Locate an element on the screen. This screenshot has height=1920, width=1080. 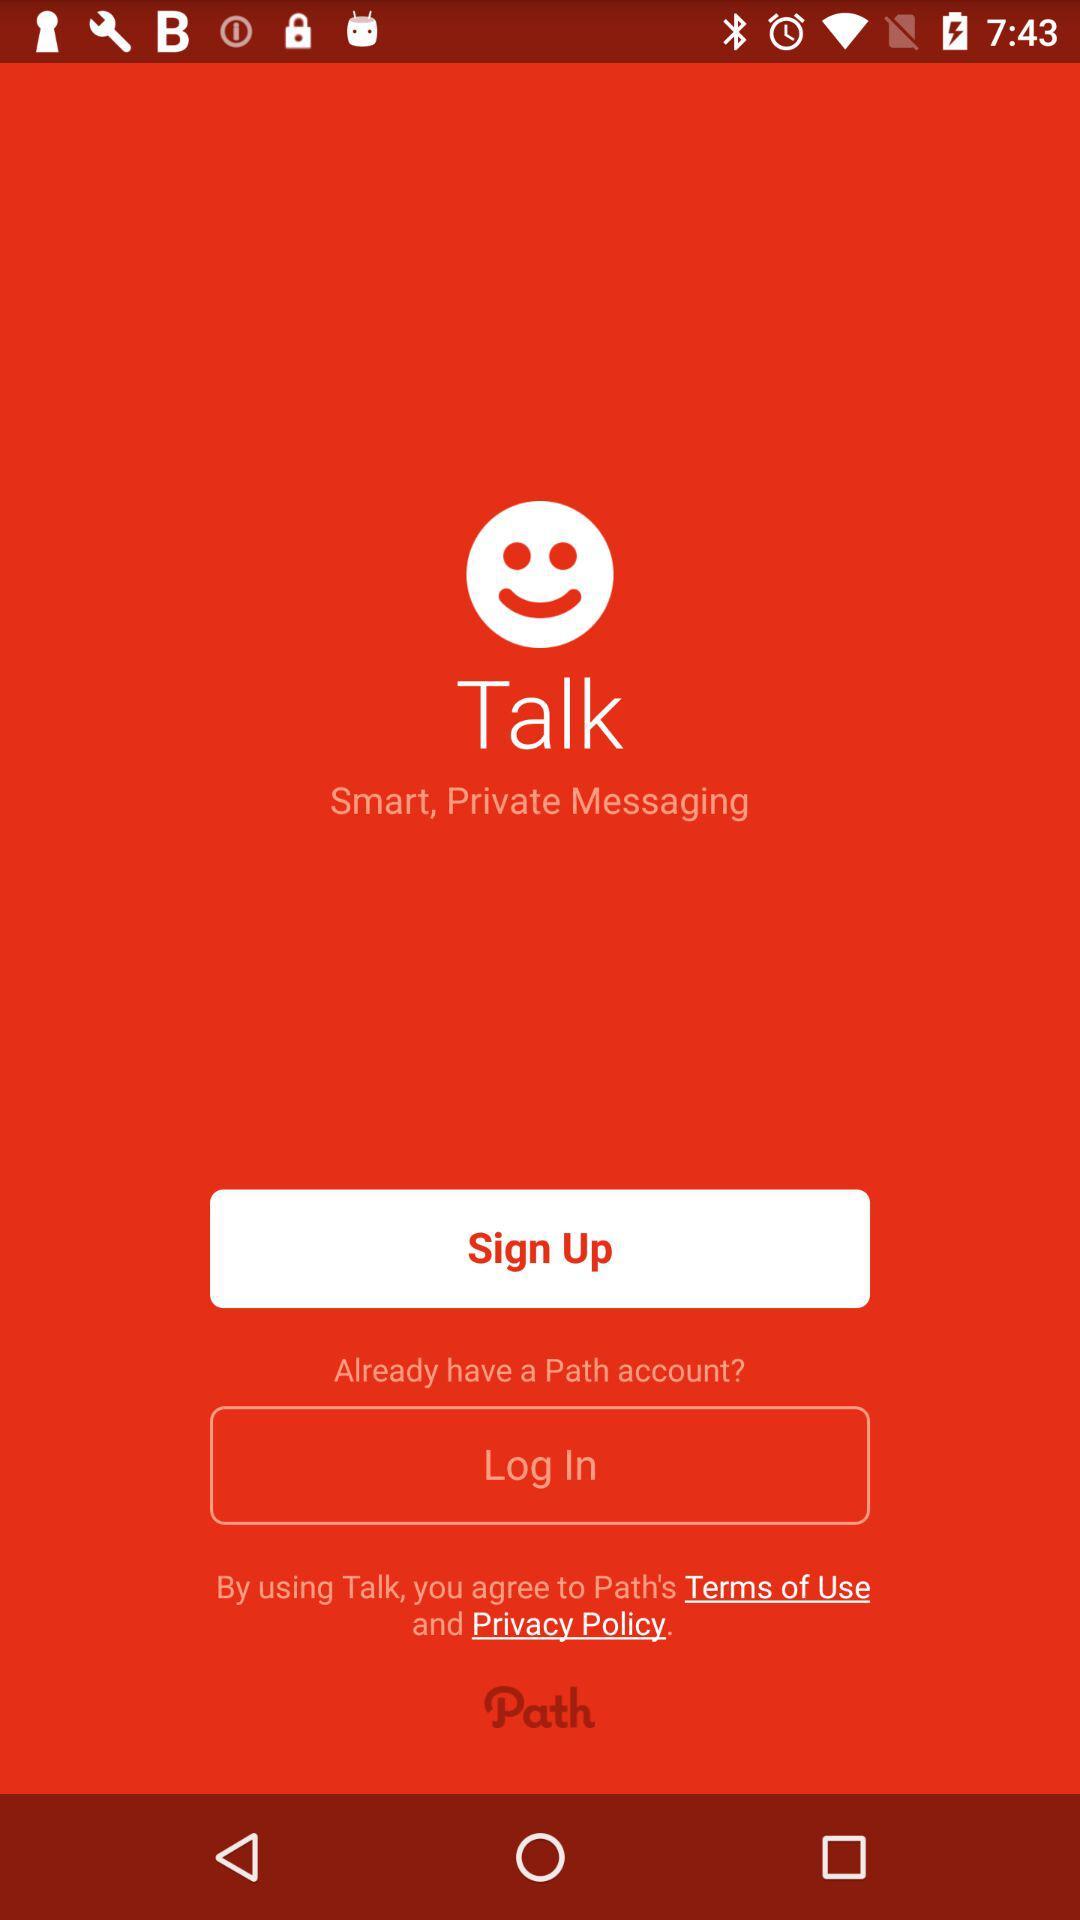
icon above the by using talk is located at coordinates (540, 1465).